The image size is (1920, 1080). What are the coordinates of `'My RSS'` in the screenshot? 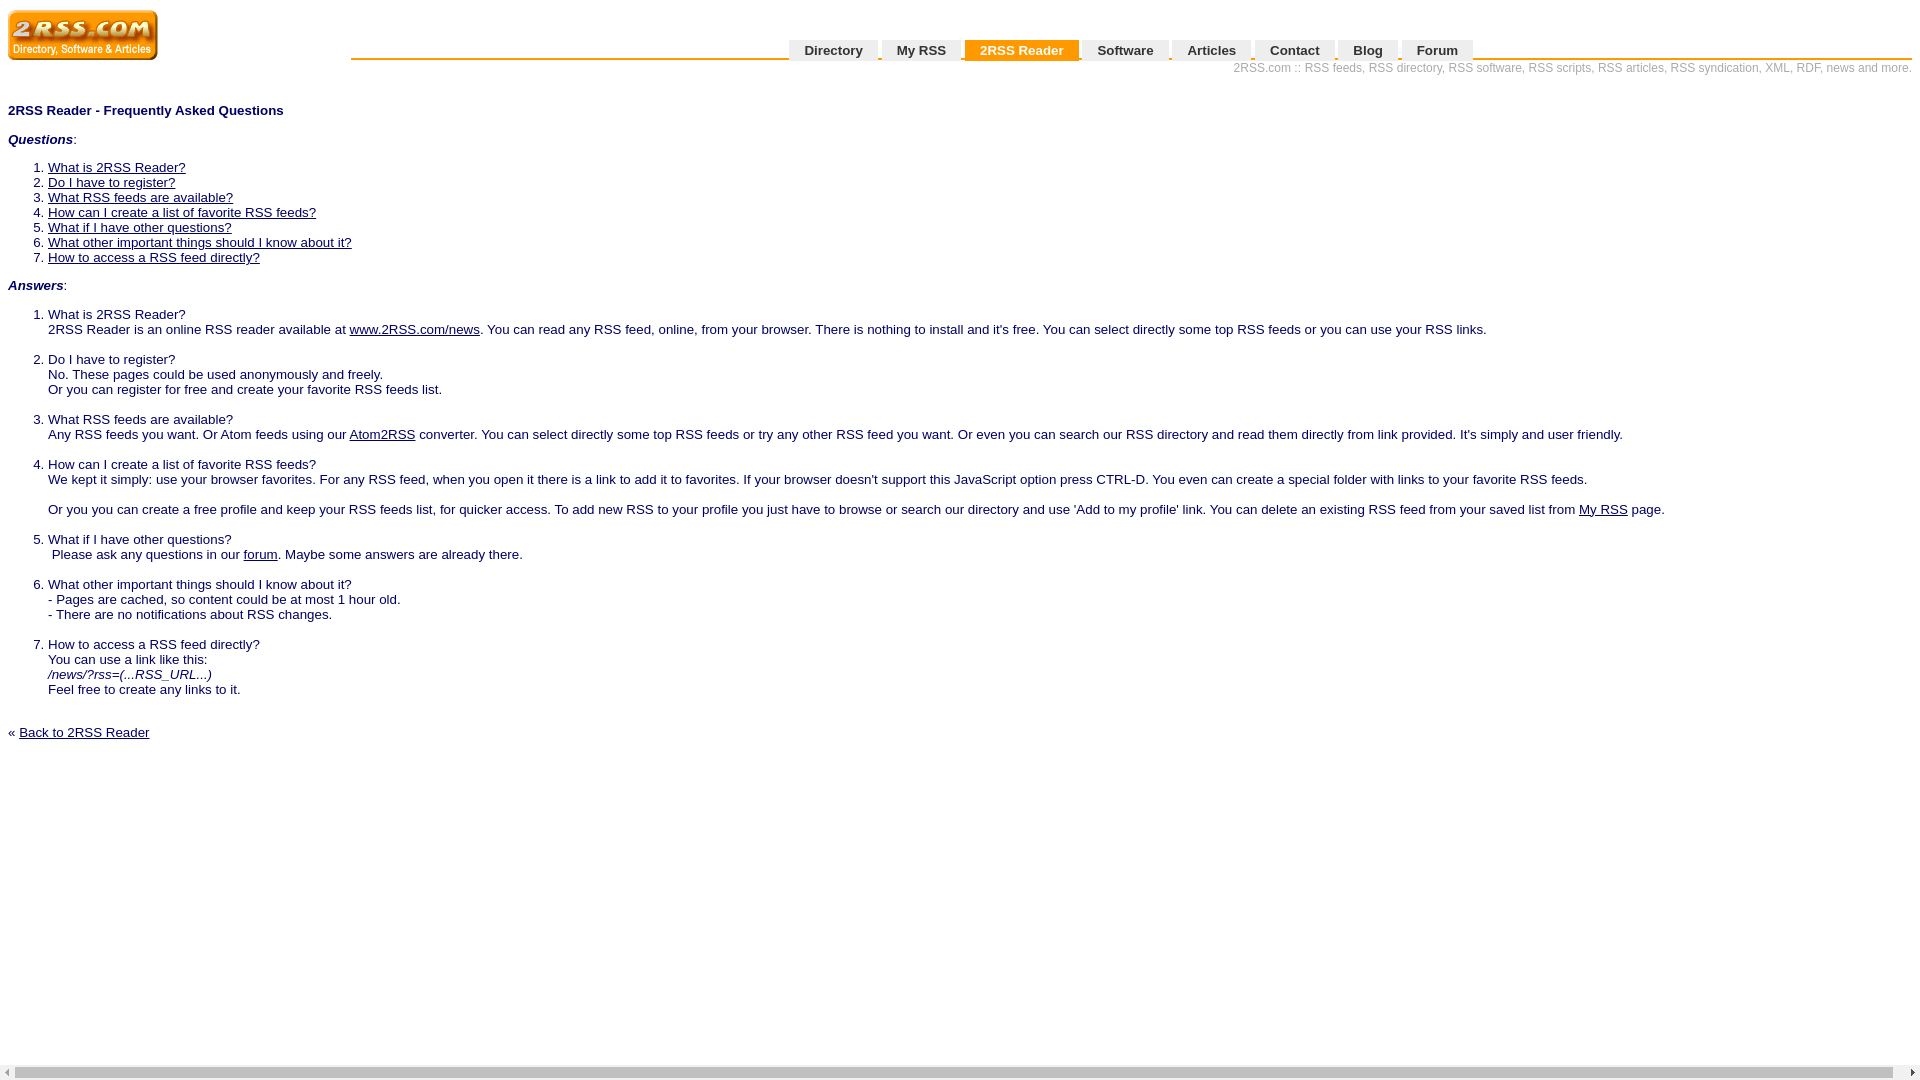 It's located at (920, 49).